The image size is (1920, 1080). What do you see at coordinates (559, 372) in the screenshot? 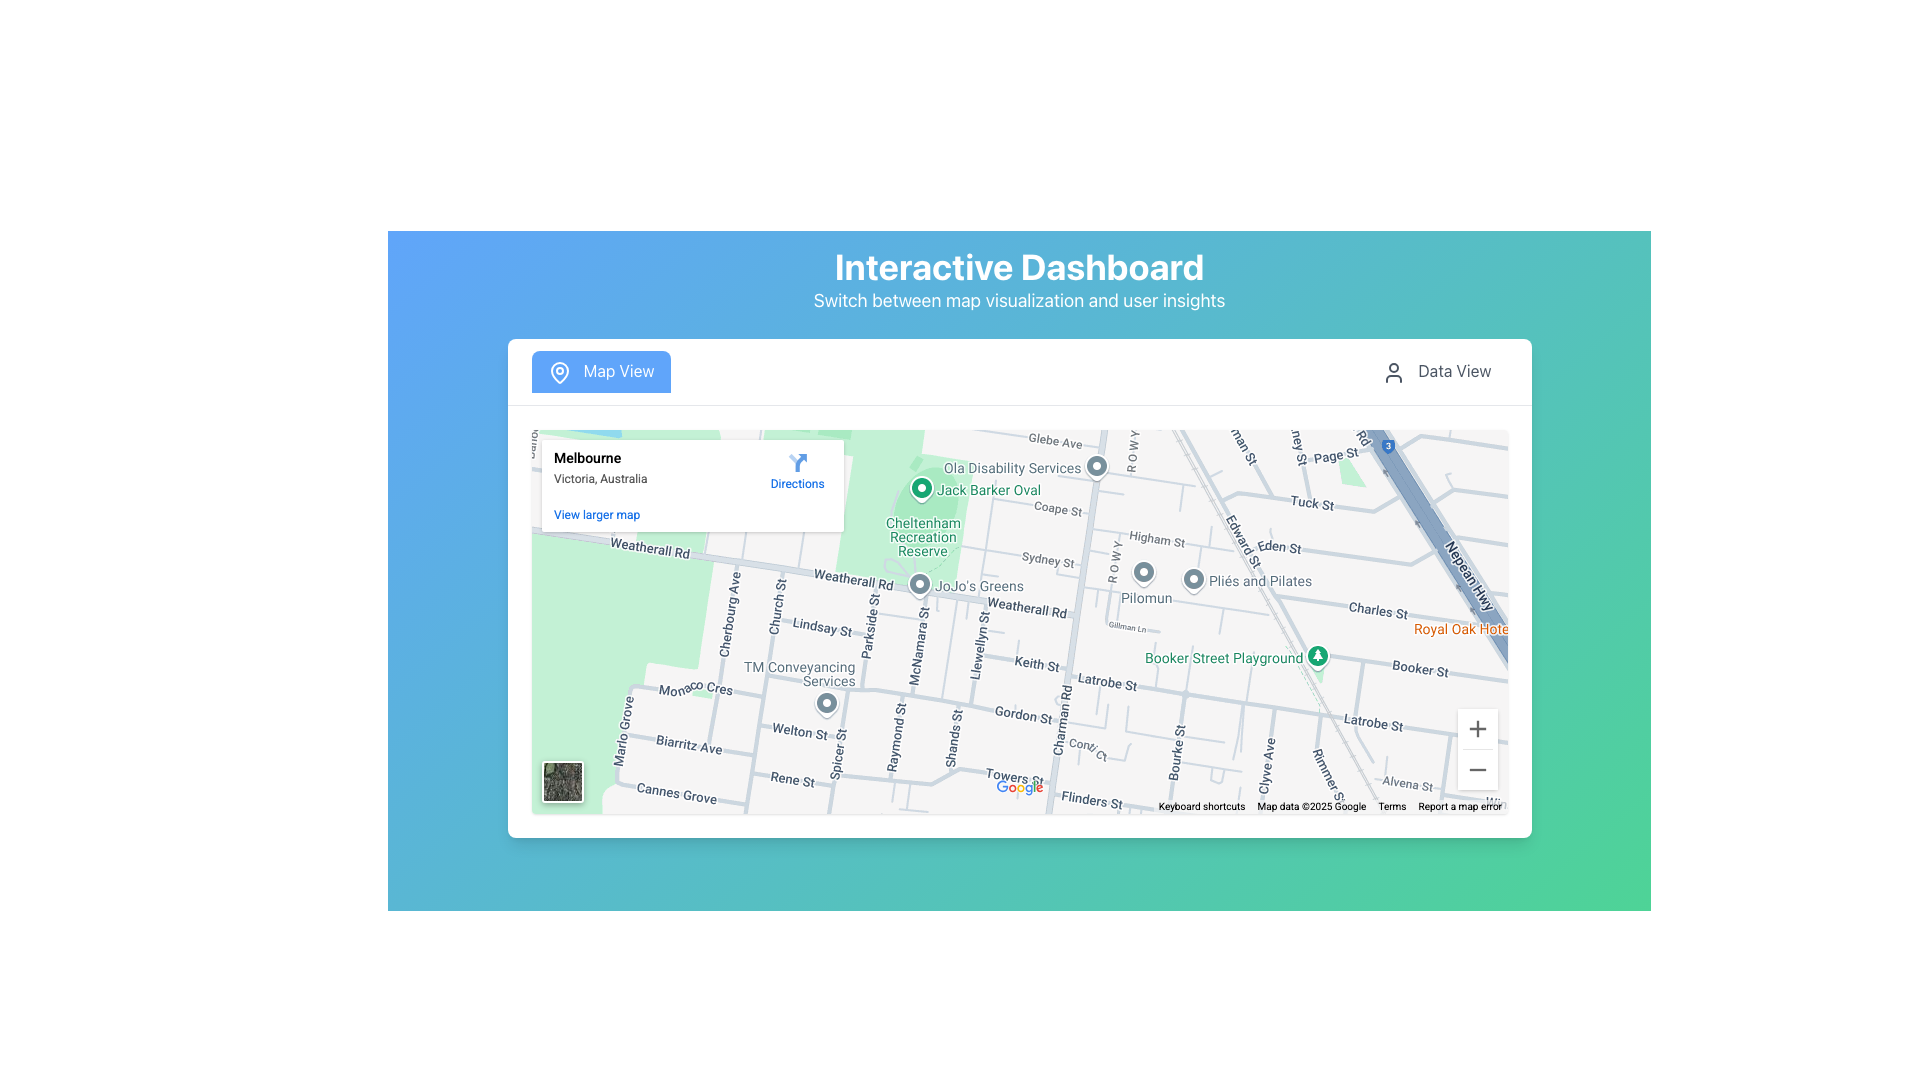
I see `the blue map pin graphical marker located near the top left corner of the interface, just below the 'Map View' tab` at bounding box center [559, 372].